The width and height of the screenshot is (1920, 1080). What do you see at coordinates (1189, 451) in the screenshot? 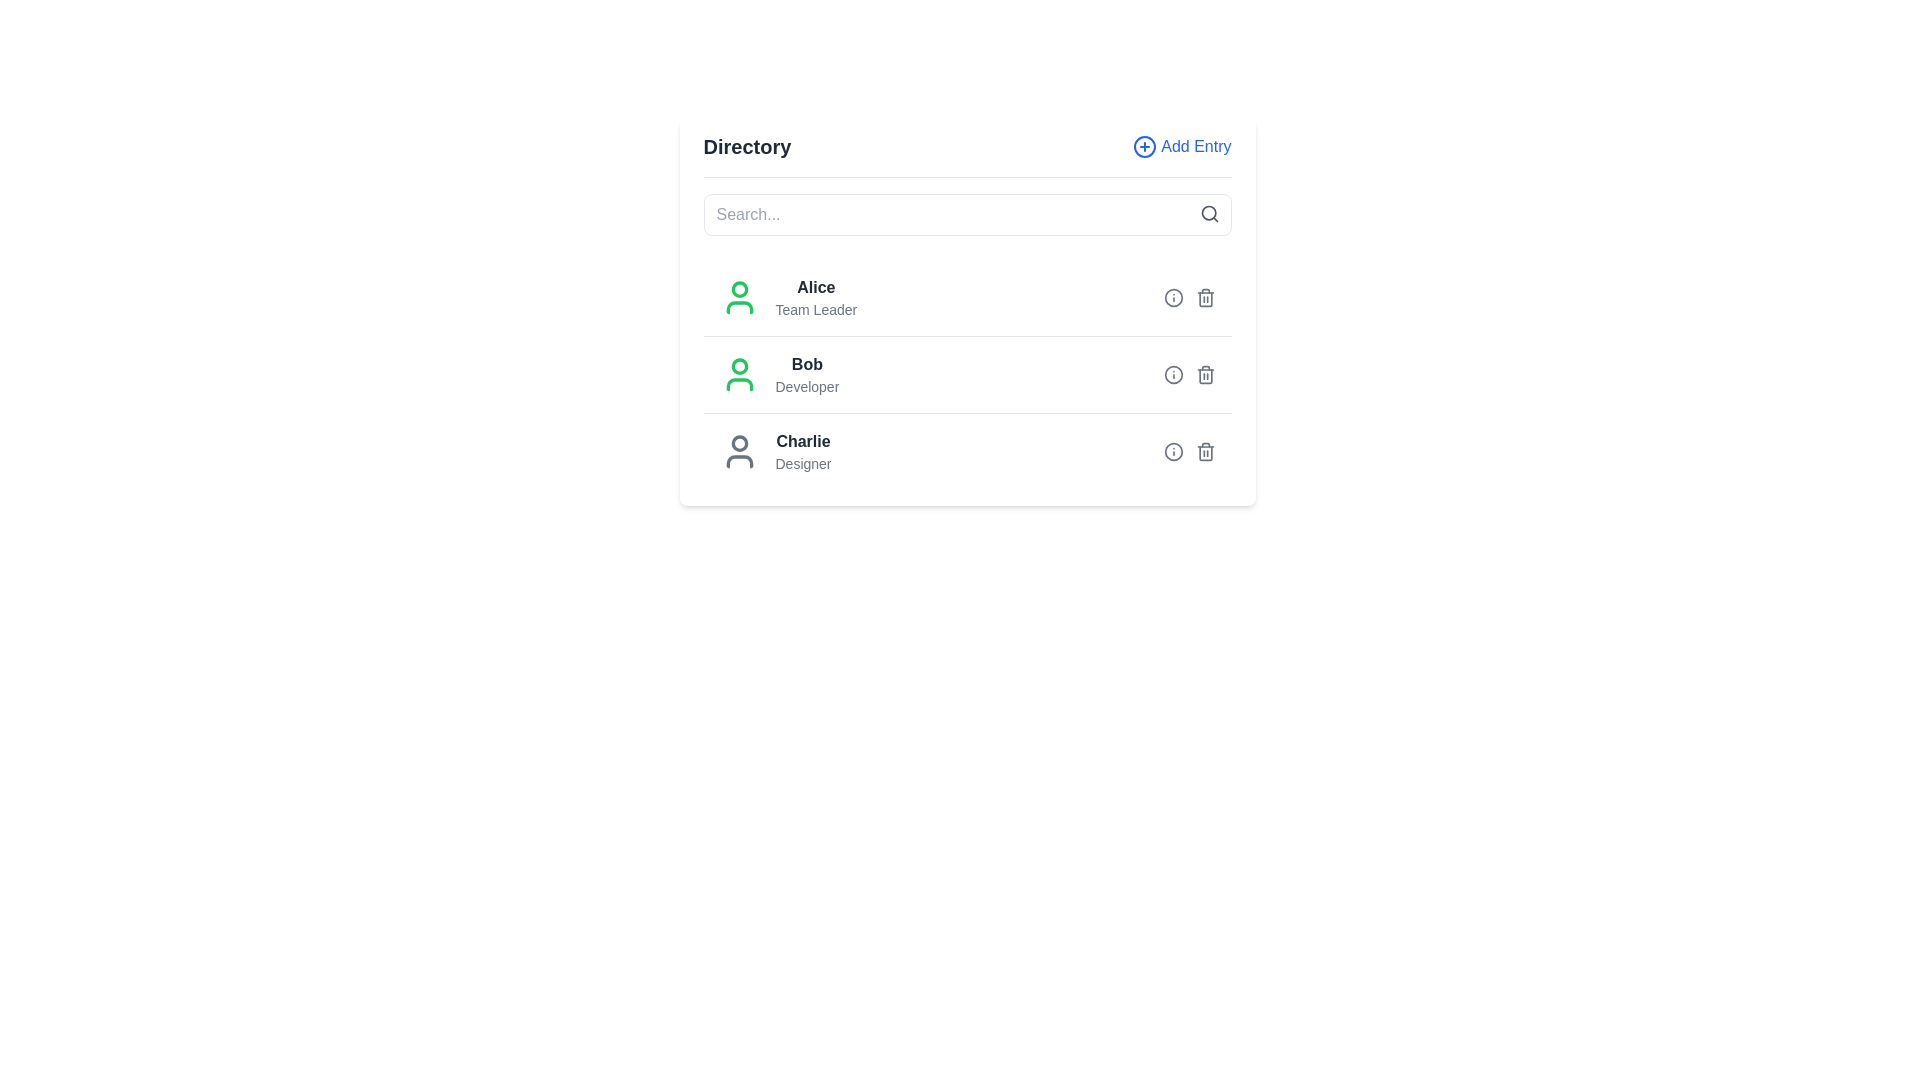
I see `the group of interactive buttons or action icons related to the 'Charlie' entry, specifically the third row of icons adjacent to 'Charlie' and 'Designer'` at bounding box center [1189, 451].